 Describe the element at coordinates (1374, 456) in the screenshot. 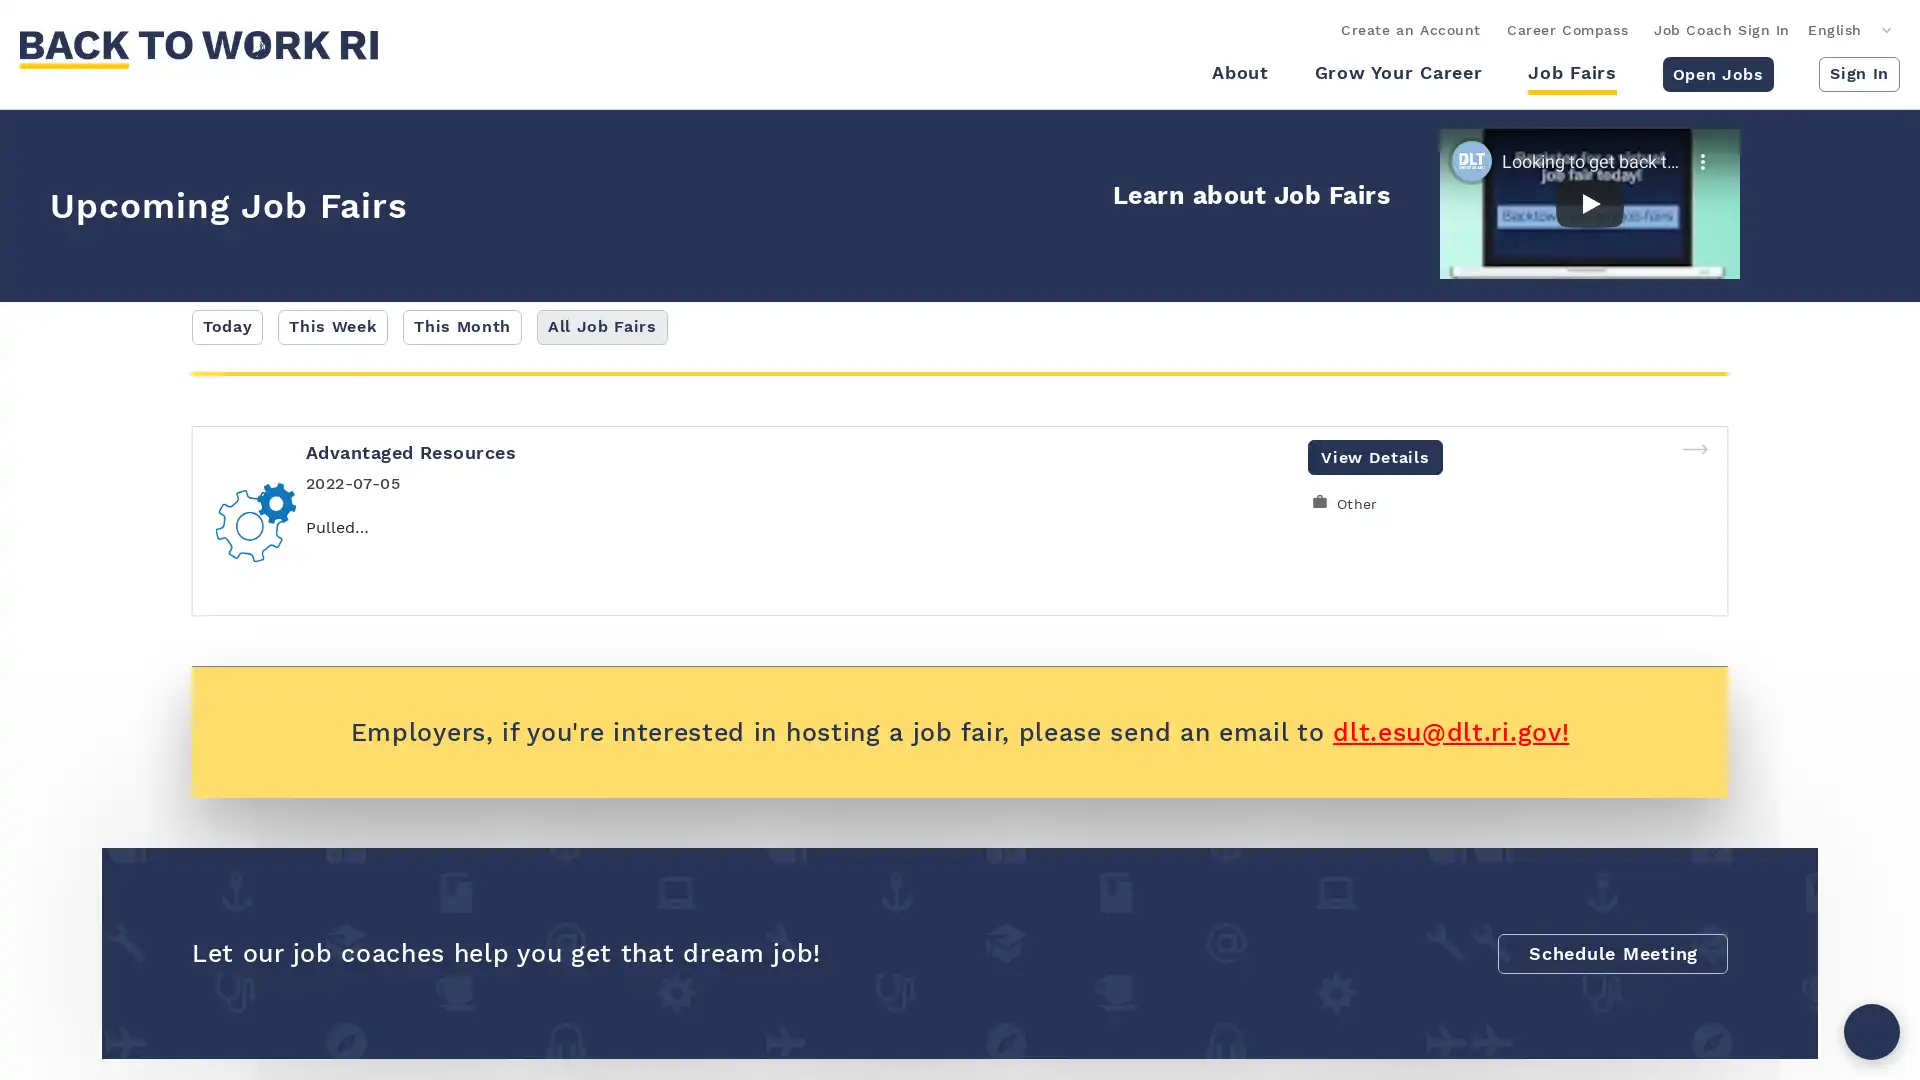

I see `View Details` at that location.